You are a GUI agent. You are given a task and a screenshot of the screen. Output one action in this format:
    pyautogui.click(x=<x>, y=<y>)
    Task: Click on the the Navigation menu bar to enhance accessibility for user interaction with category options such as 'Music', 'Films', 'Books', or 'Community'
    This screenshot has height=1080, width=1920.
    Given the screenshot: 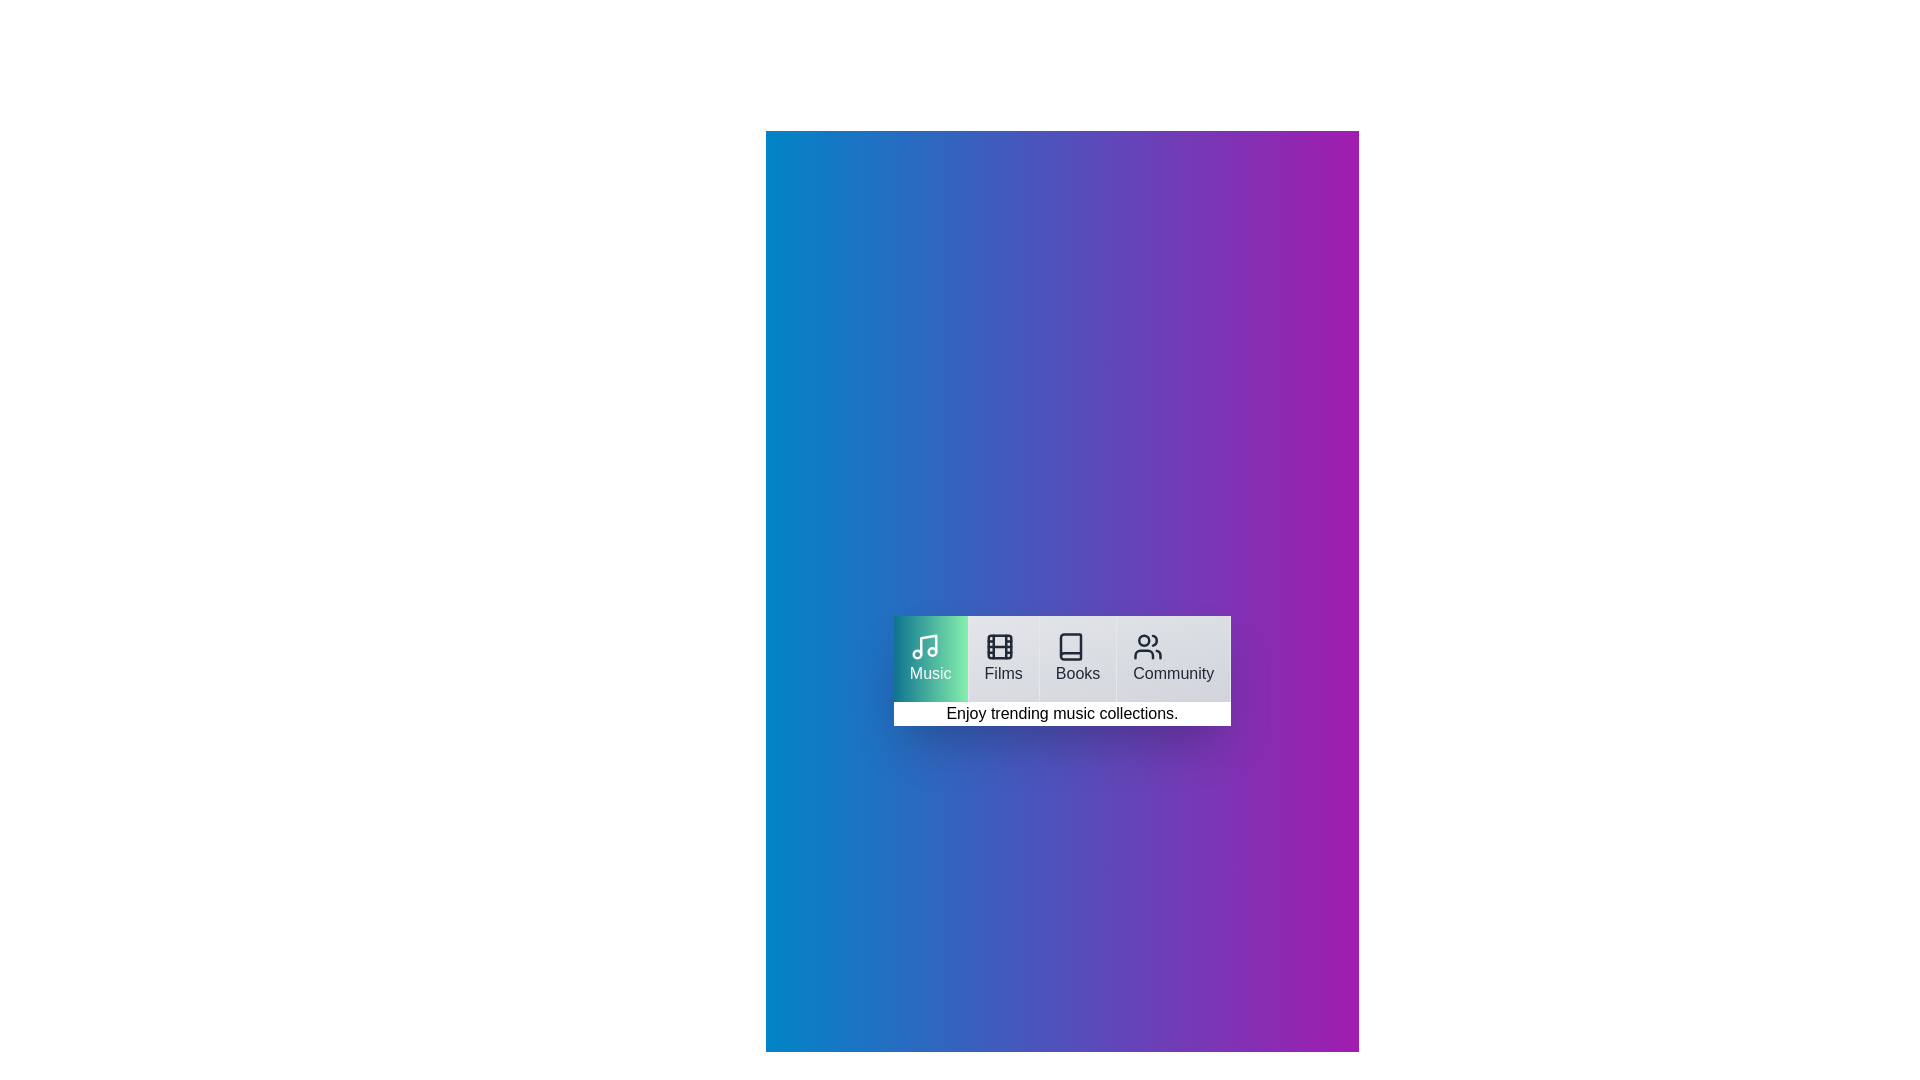 What is the action you would take?
    pyautogui.click(x=1061, y=659)
    